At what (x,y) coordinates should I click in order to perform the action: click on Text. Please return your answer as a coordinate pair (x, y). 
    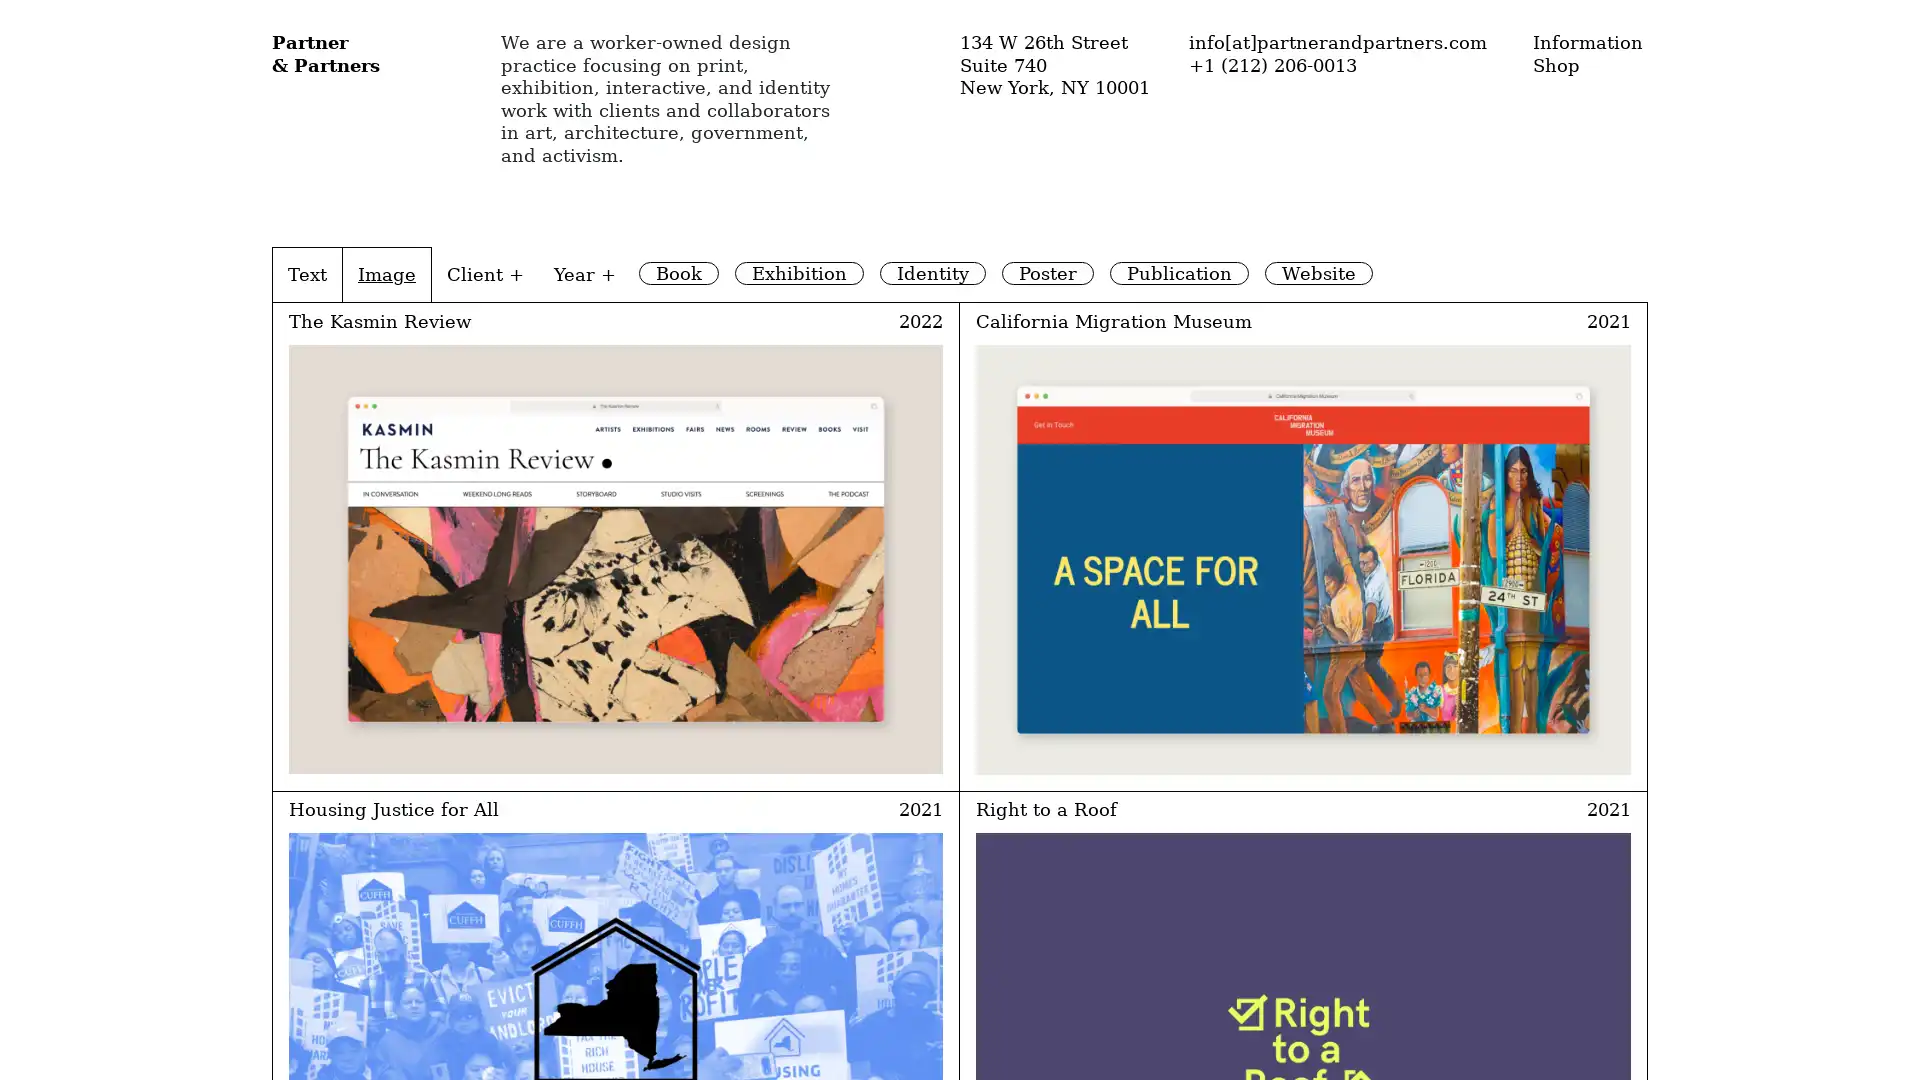
    Looking at the image, I should click on (306, 273).